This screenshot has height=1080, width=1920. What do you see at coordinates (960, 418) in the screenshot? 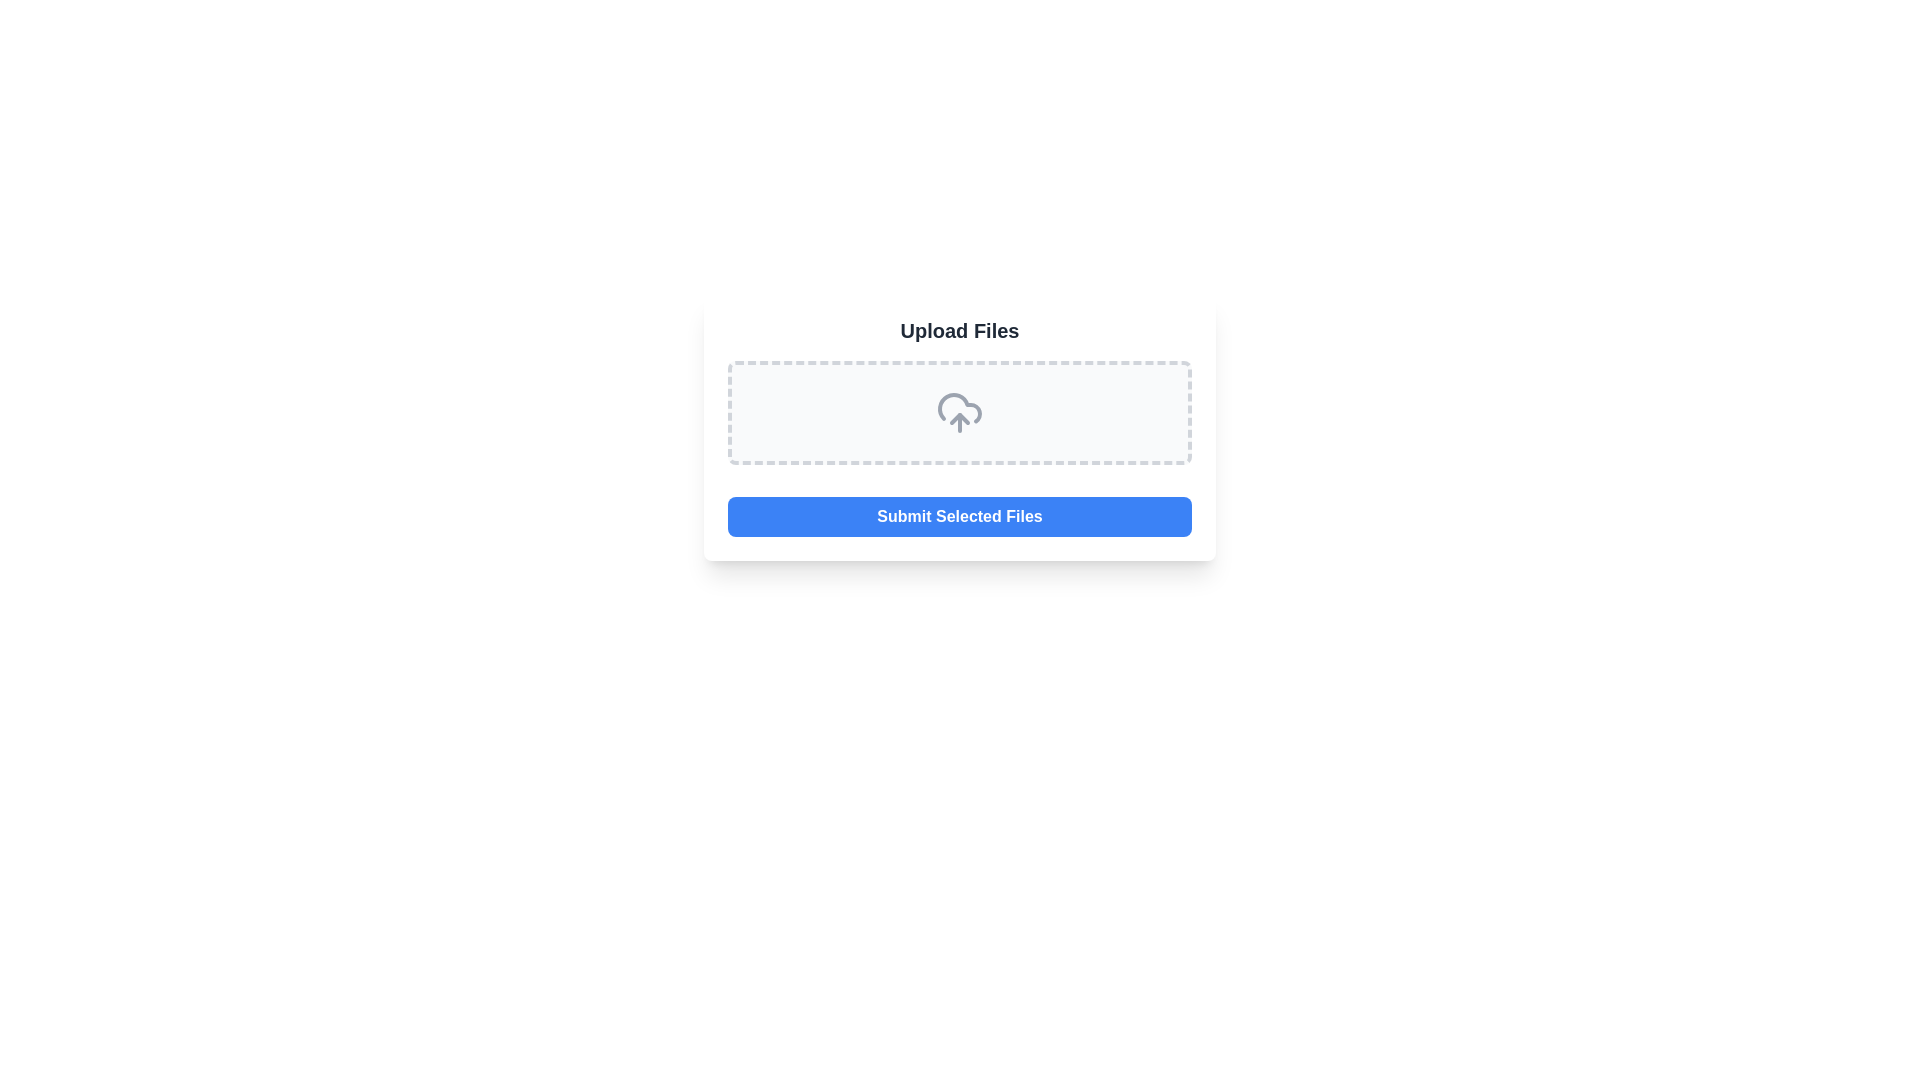
I see `the upward-pointing arrow located in the center-bottom of the cloud icon` at bounding box center [960, 418].